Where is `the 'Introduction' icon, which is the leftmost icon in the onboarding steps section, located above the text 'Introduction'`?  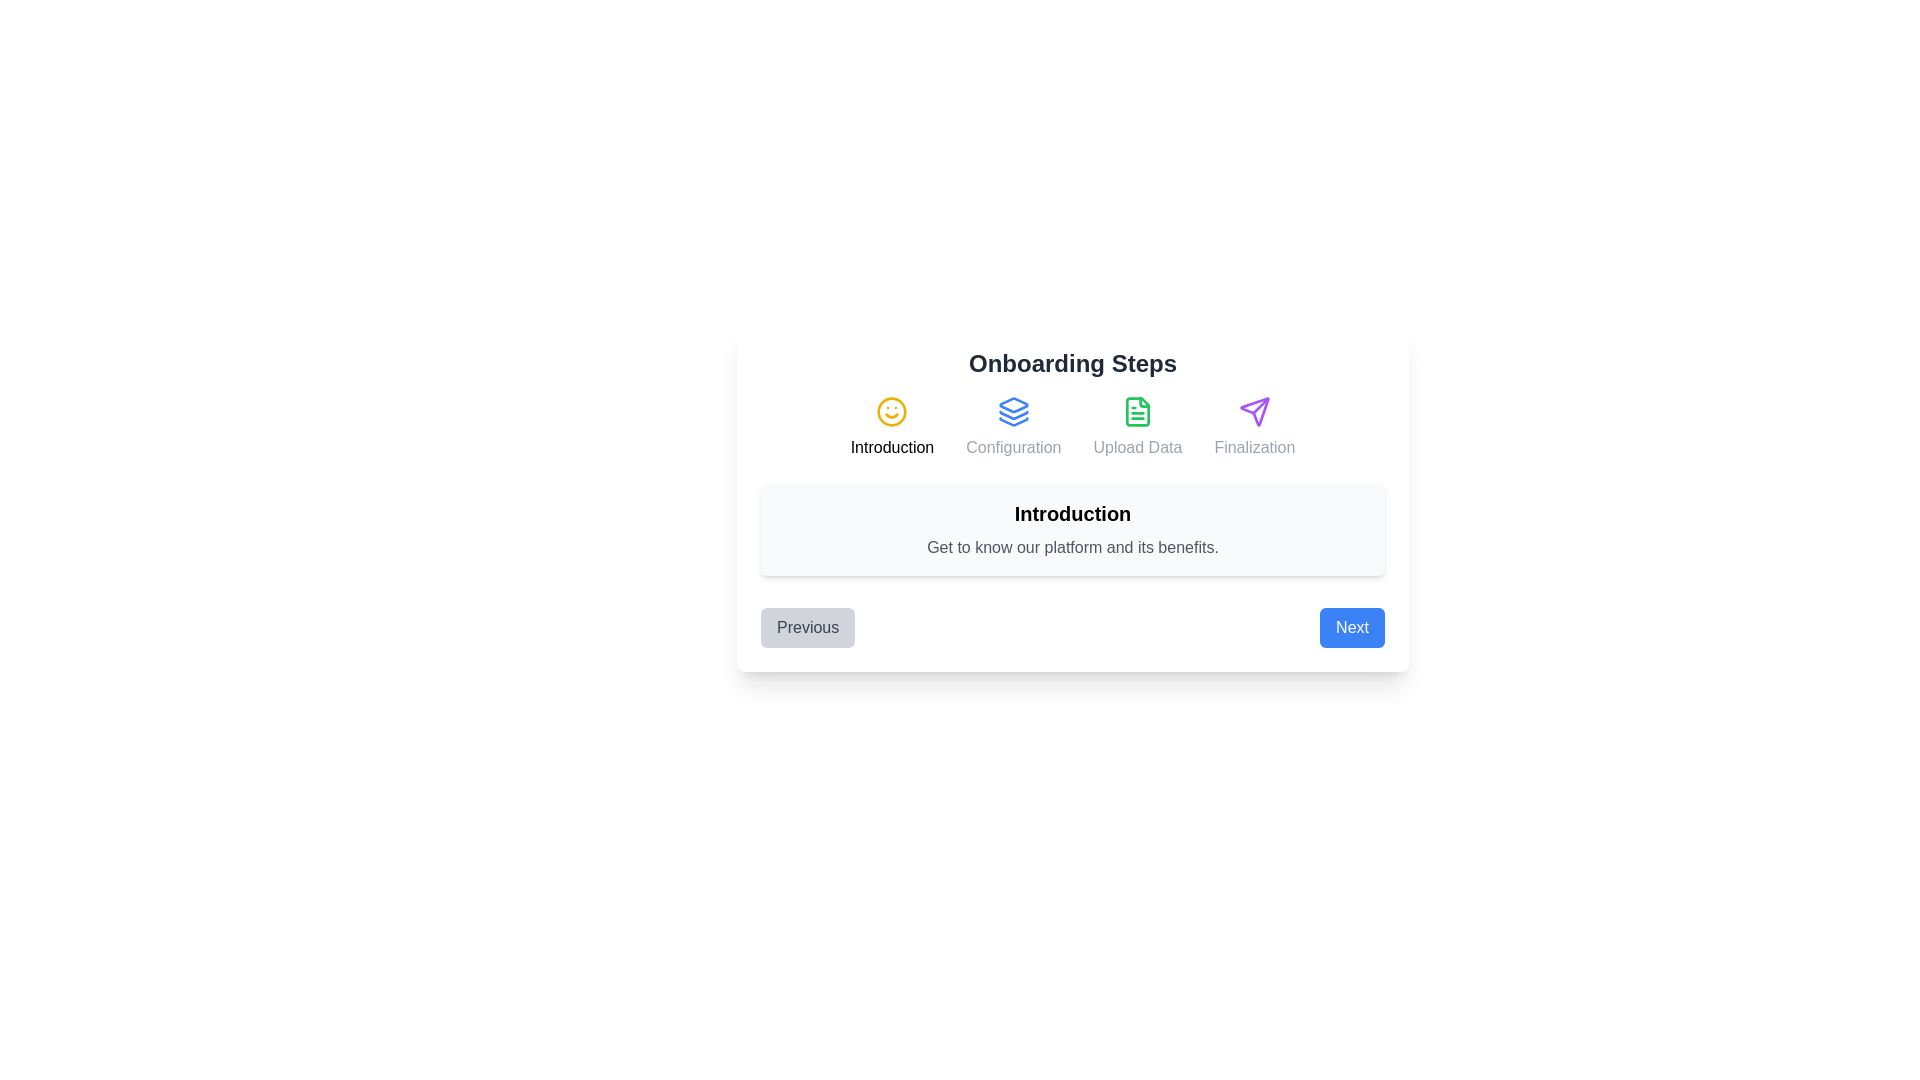 the 'Introduction' icon, which is the leftmost icon in the onboarding steps section, located above the text 'Introduction' is located at coordinates (891, 411).